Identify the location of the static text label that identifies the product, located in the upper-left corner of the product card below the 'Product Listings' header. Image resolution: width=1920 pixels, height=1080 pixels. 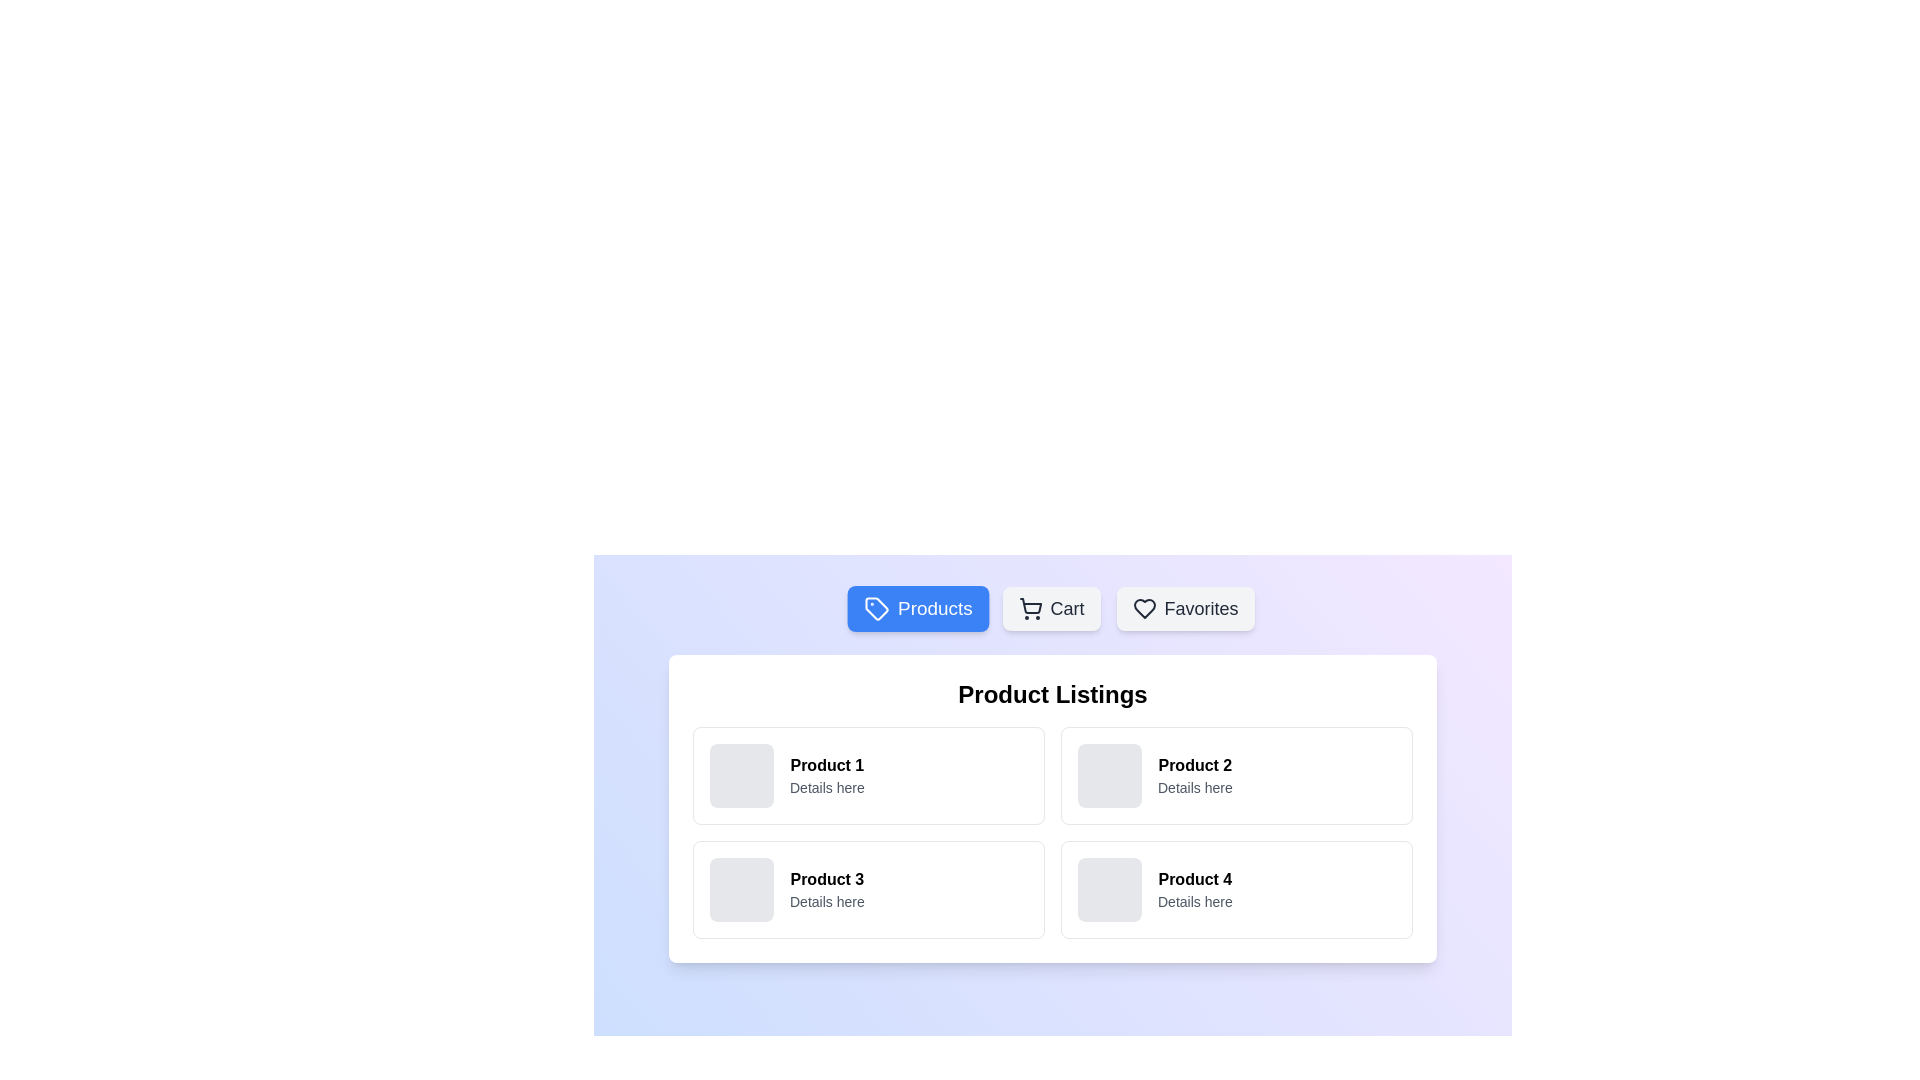
(827, 765).